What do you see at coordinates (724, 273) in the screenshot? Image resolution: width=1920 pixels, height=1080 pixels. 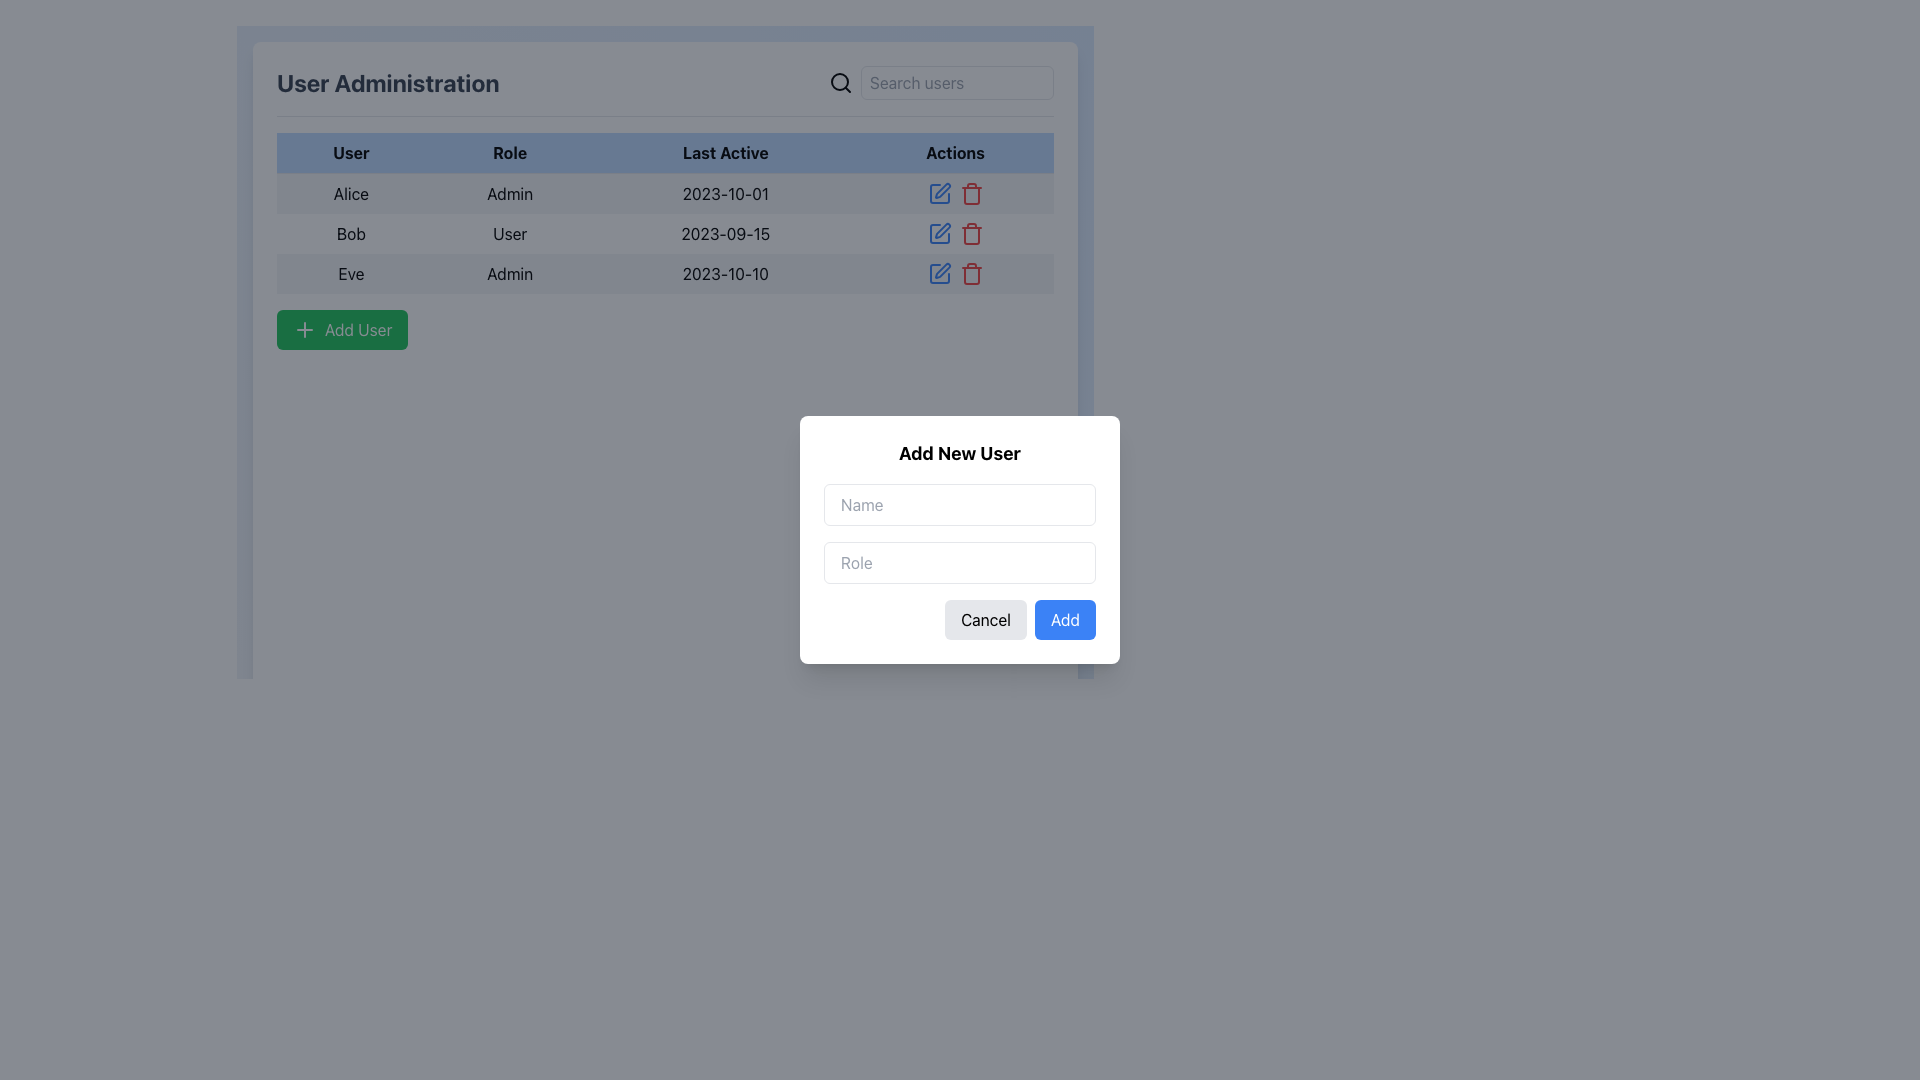 I see `the text label that displays the last active date for the user 'Eve' in the user administration interface, which is the third visible sibling in the 'Last Active' column of the table` at bounding box center [724, 273].